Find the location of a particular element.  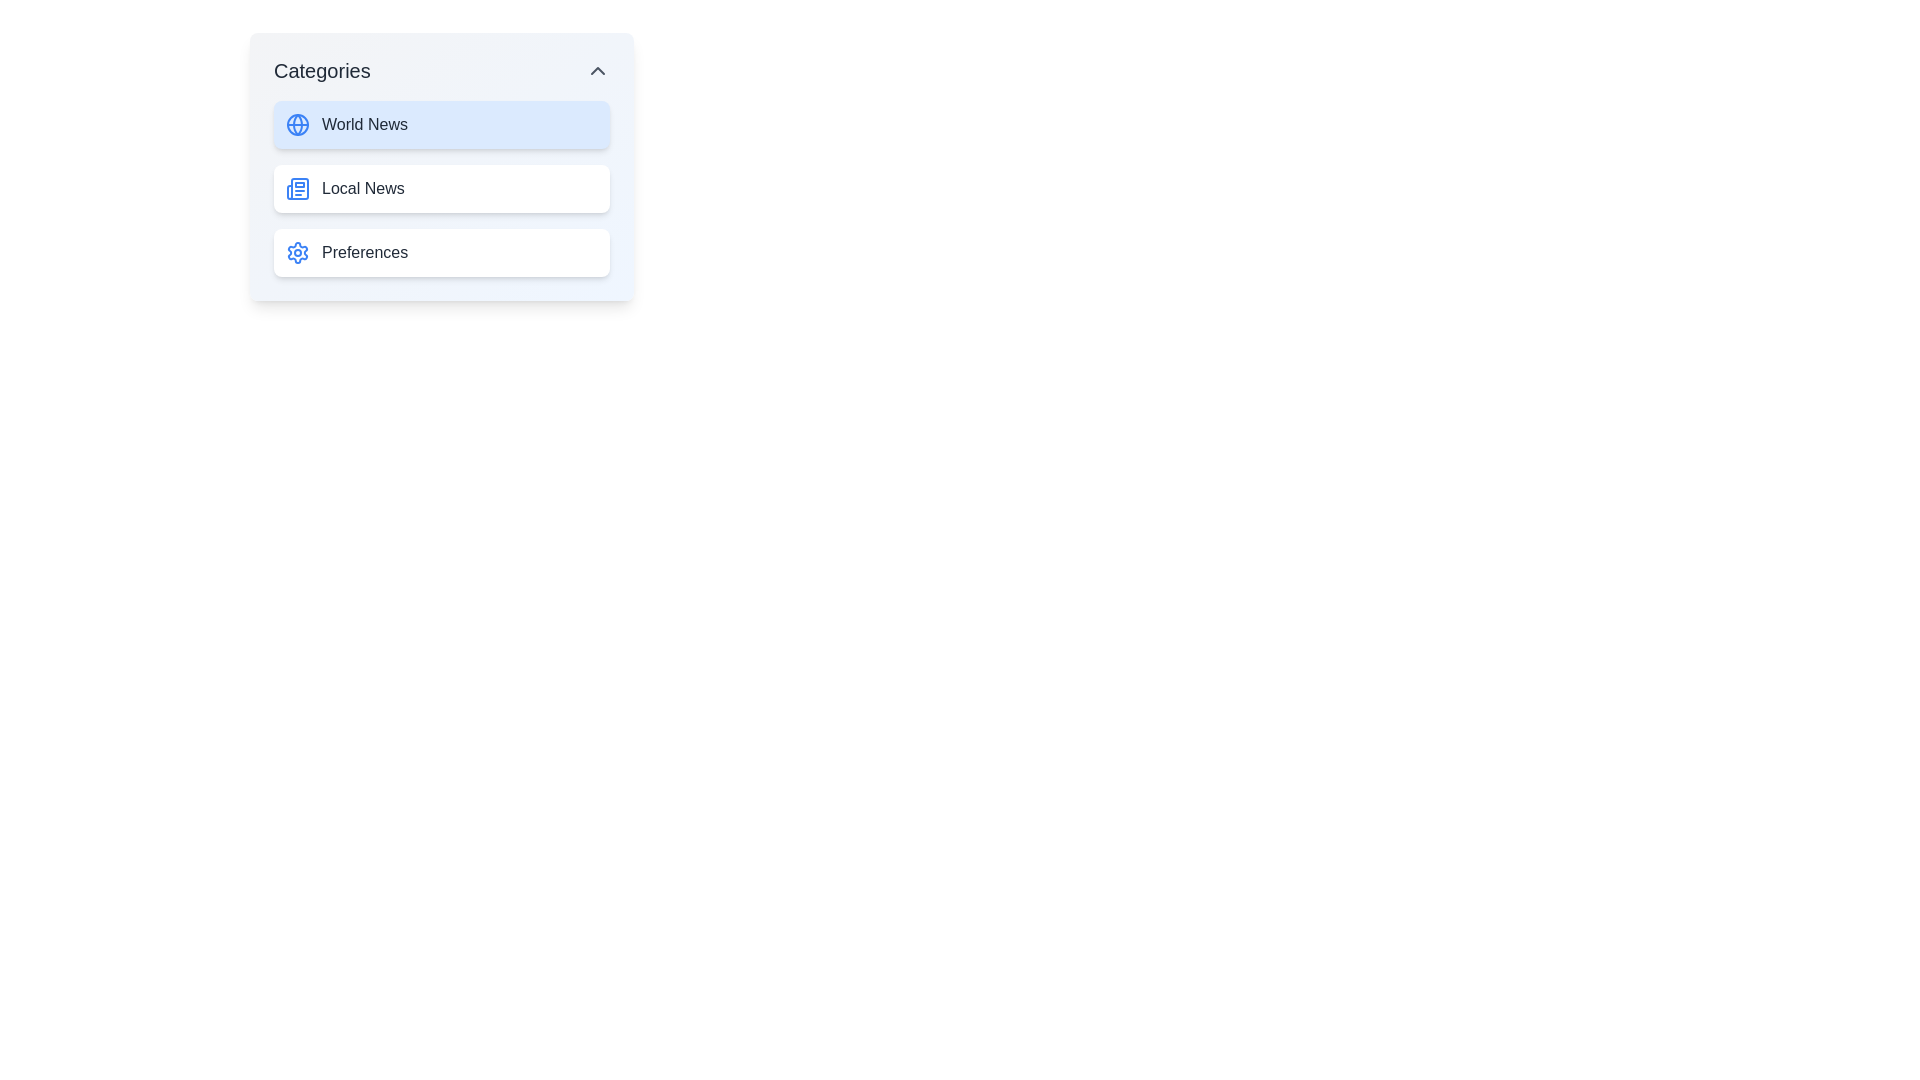

the gear icon representing the 'Preferences' or 'Settings' feature, located is located at coordinates (296, 252).